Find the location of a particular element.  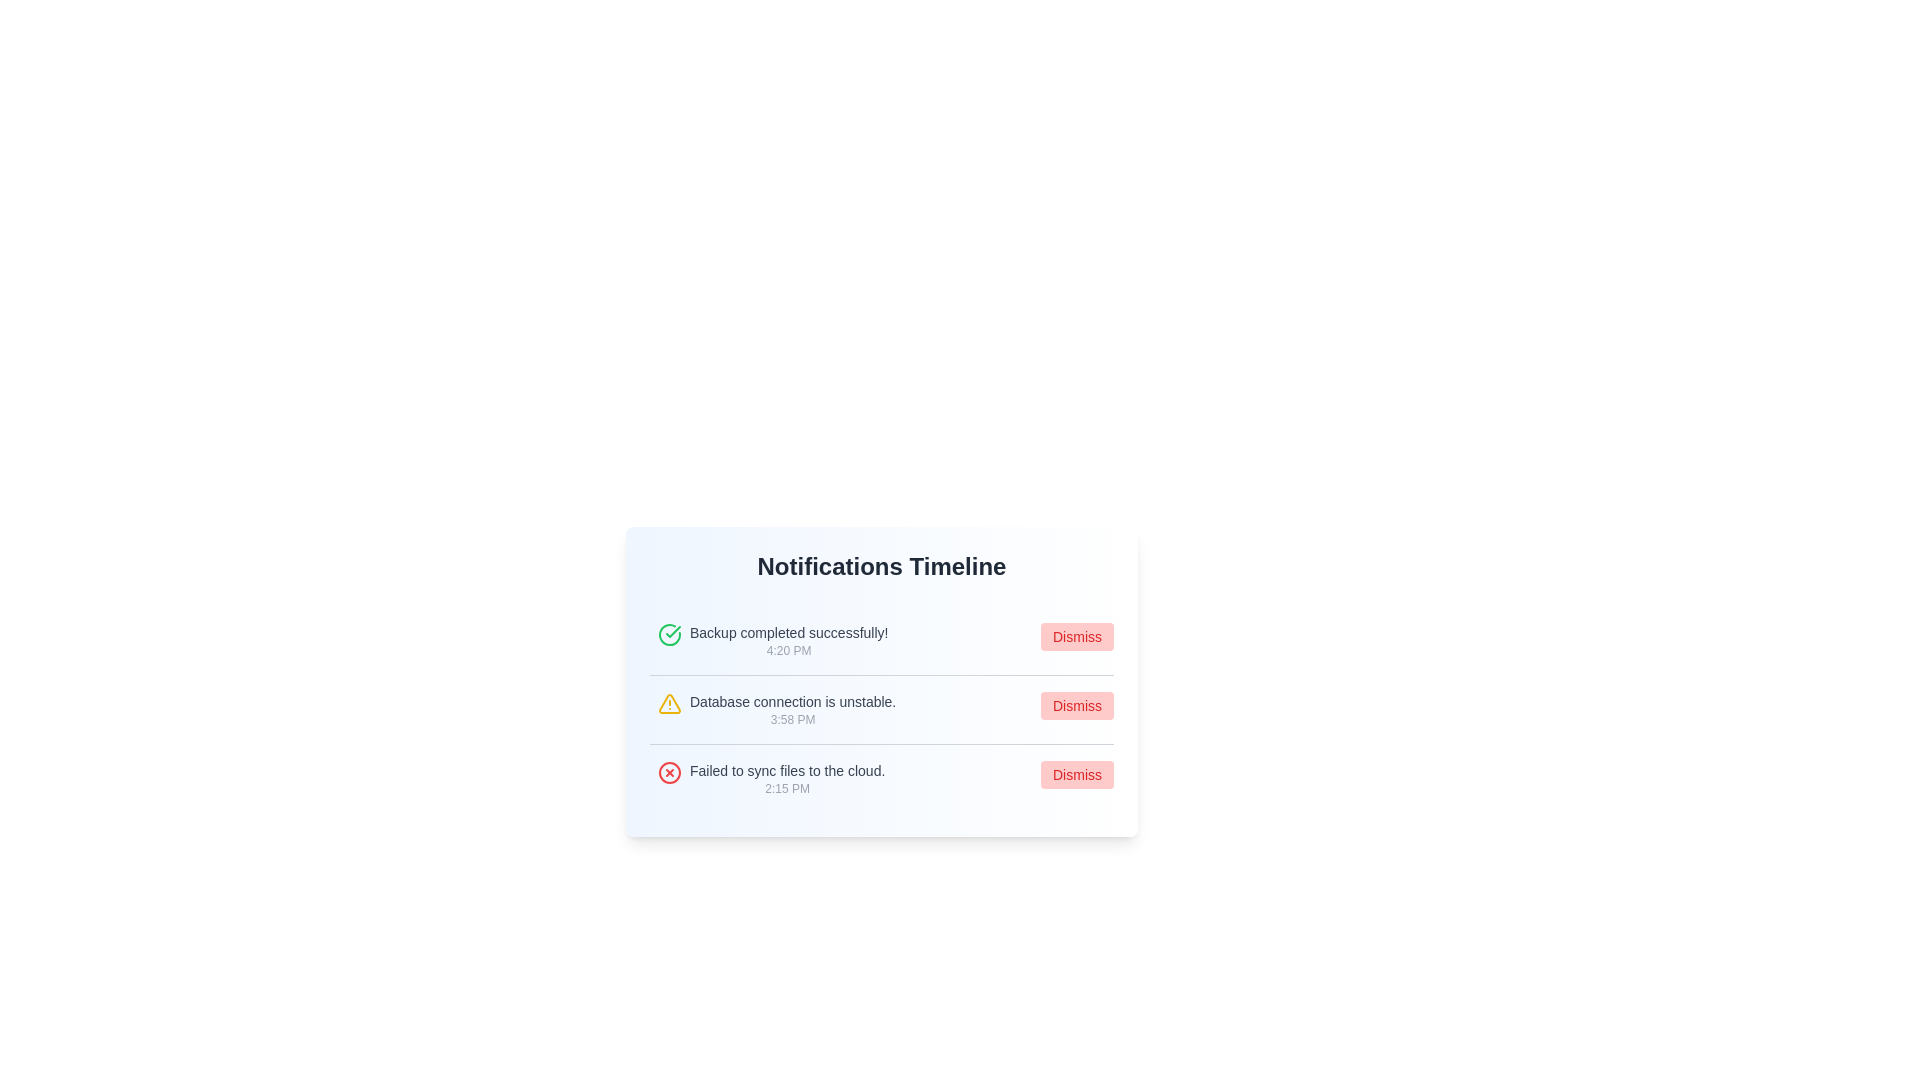

the first icon in the notification list that indicates a successful operation, located next to the text 'Backup completed successfully! 4:20 PM' is located at coordinates (670, 635).